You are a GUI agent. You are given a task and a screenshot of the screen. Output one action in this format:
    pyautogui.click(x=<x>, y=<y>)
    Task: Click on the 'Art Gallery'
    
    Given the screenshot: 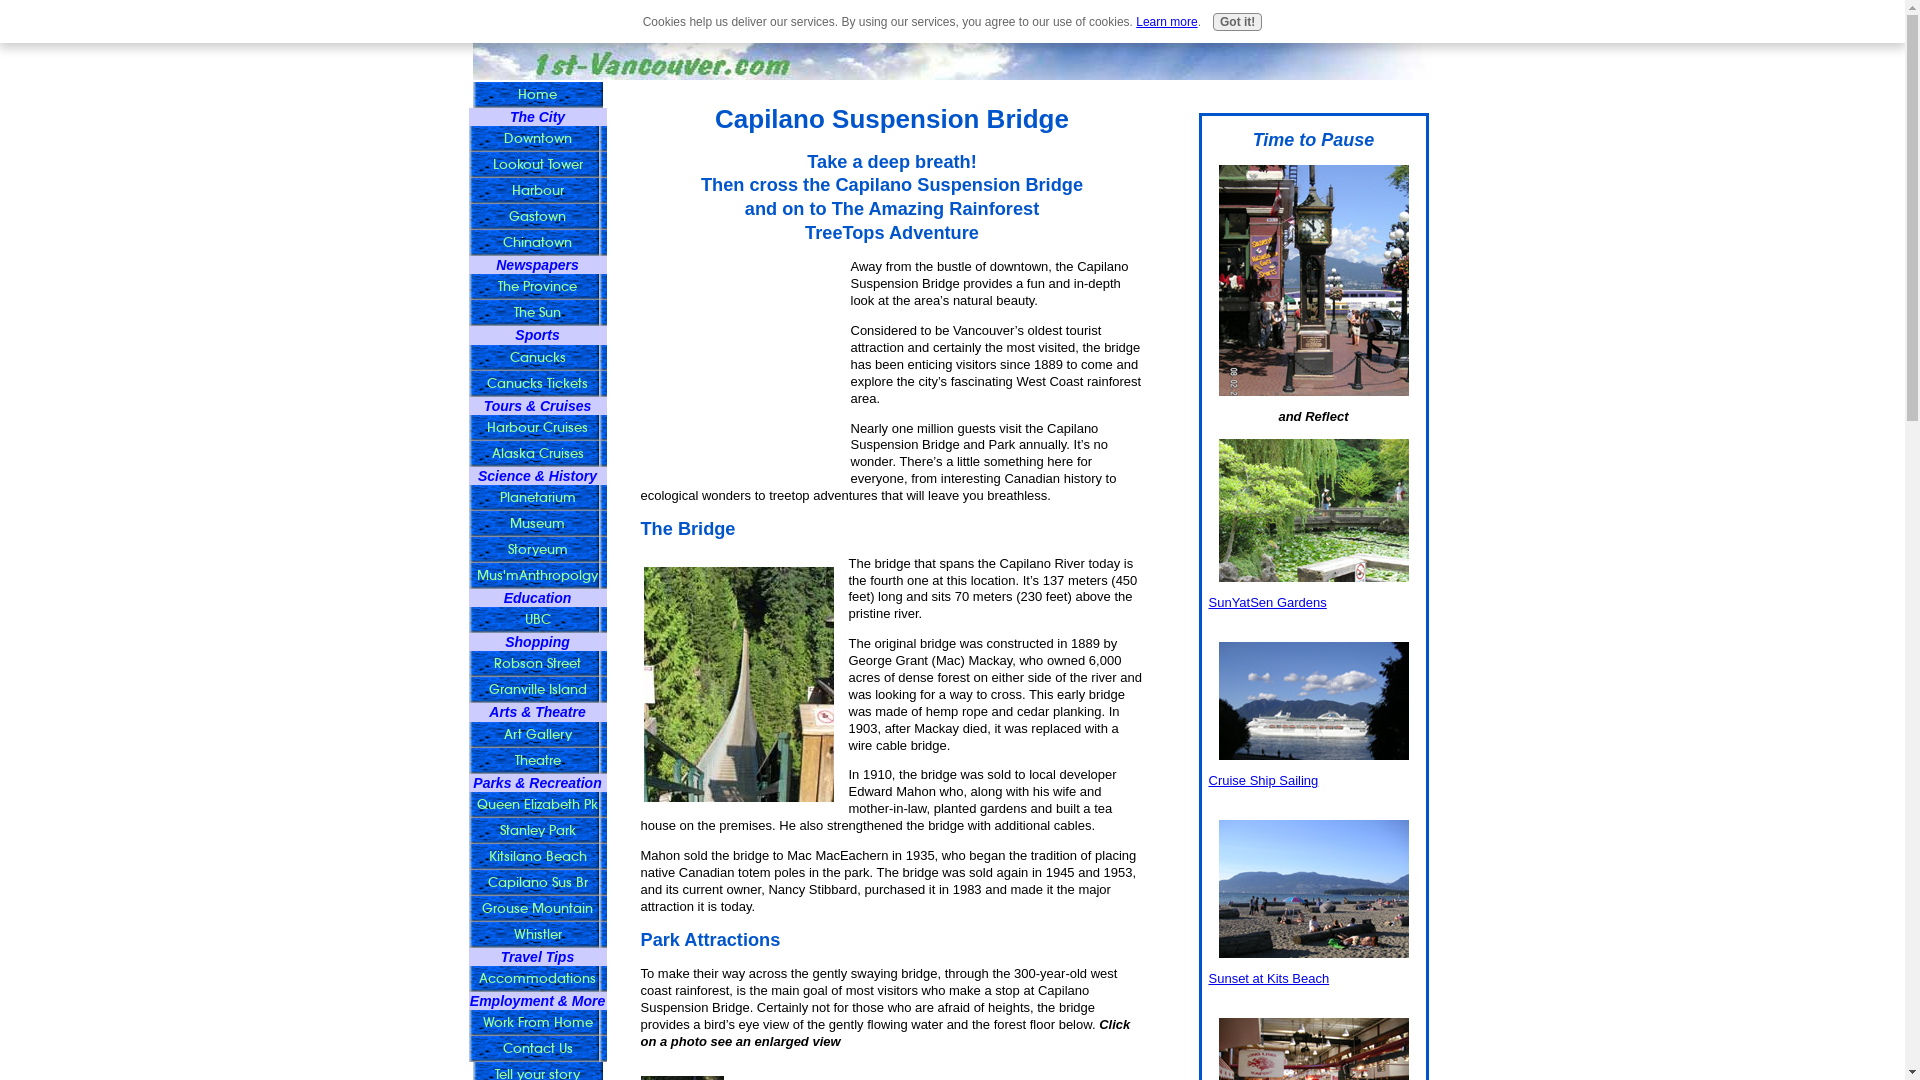 What is the action you would take?
    pyautogui.click(x=537, y=735)
    